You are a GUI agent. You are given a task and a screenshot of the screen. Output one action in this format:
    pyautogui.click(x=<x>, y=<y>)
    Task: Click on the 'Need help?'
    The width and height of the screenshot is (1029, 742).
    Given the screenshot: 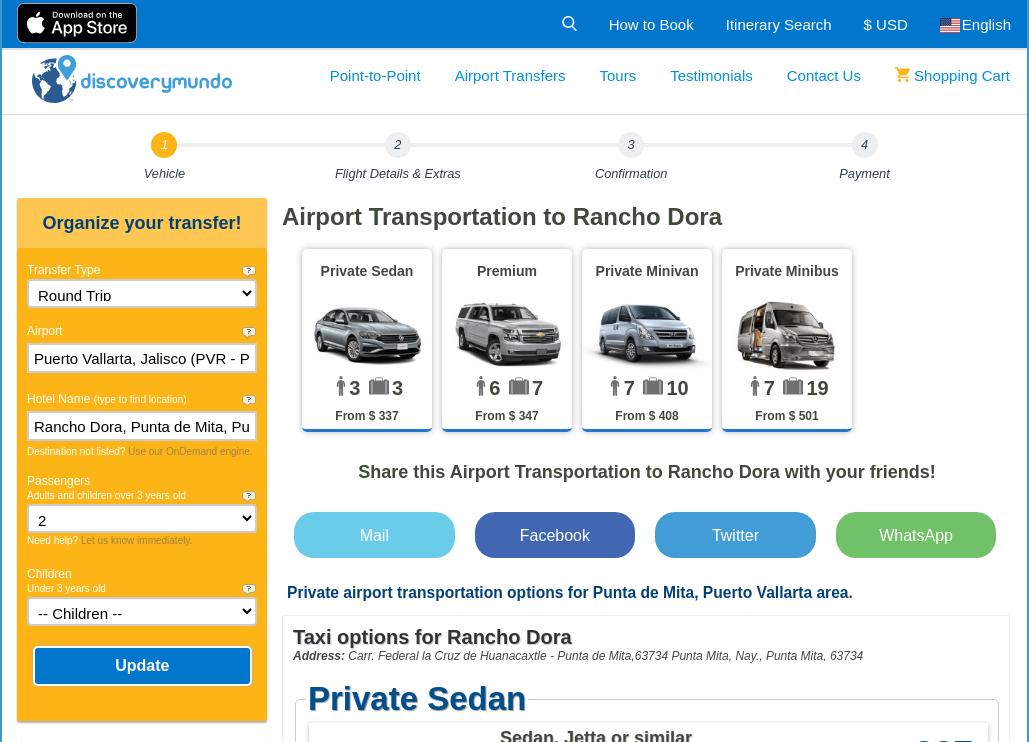 What is the action you would take?
    pyautogui.click(x=53, y=539)
    